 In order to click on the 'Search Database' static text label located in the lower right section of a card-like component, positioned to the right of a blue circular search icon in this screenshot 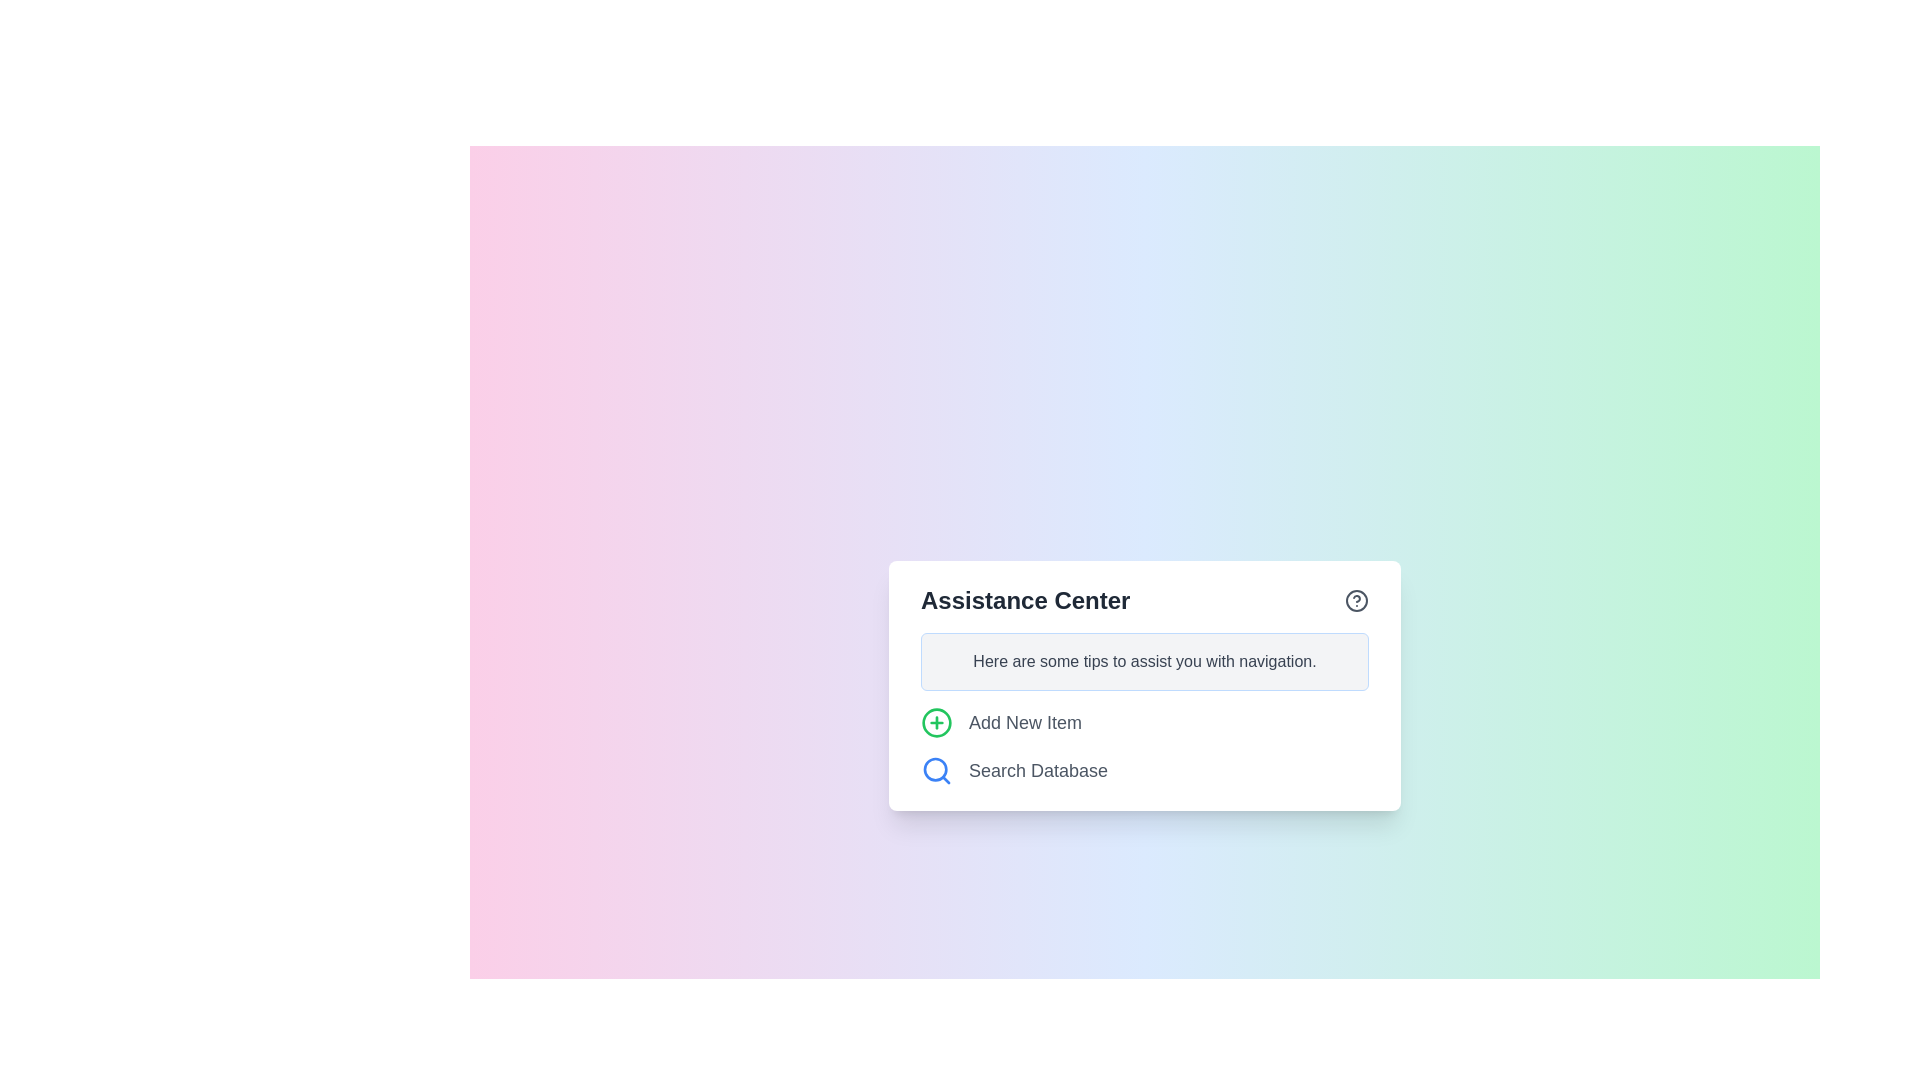, I will do `click(1038, 770)`.